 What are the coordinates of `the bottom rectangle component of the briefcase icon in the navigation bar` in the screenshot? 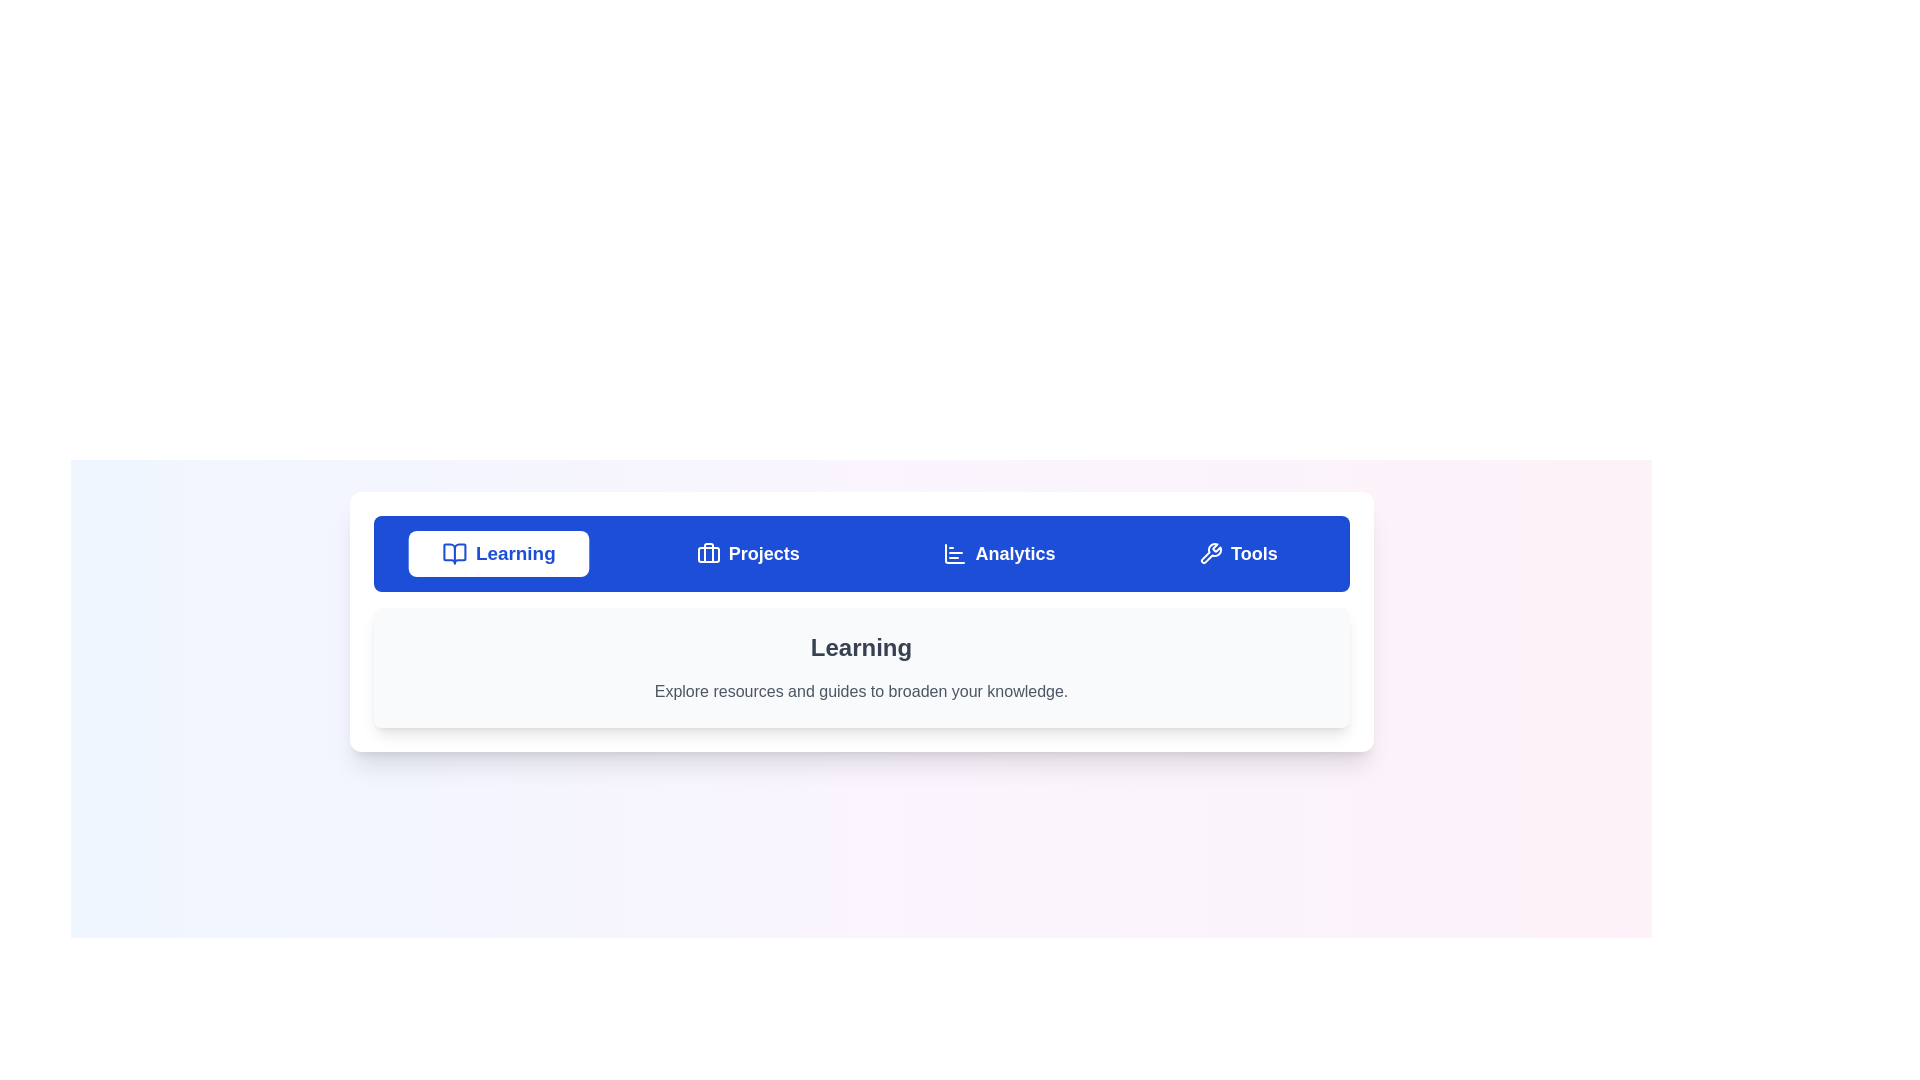 It's located at (708, 555).